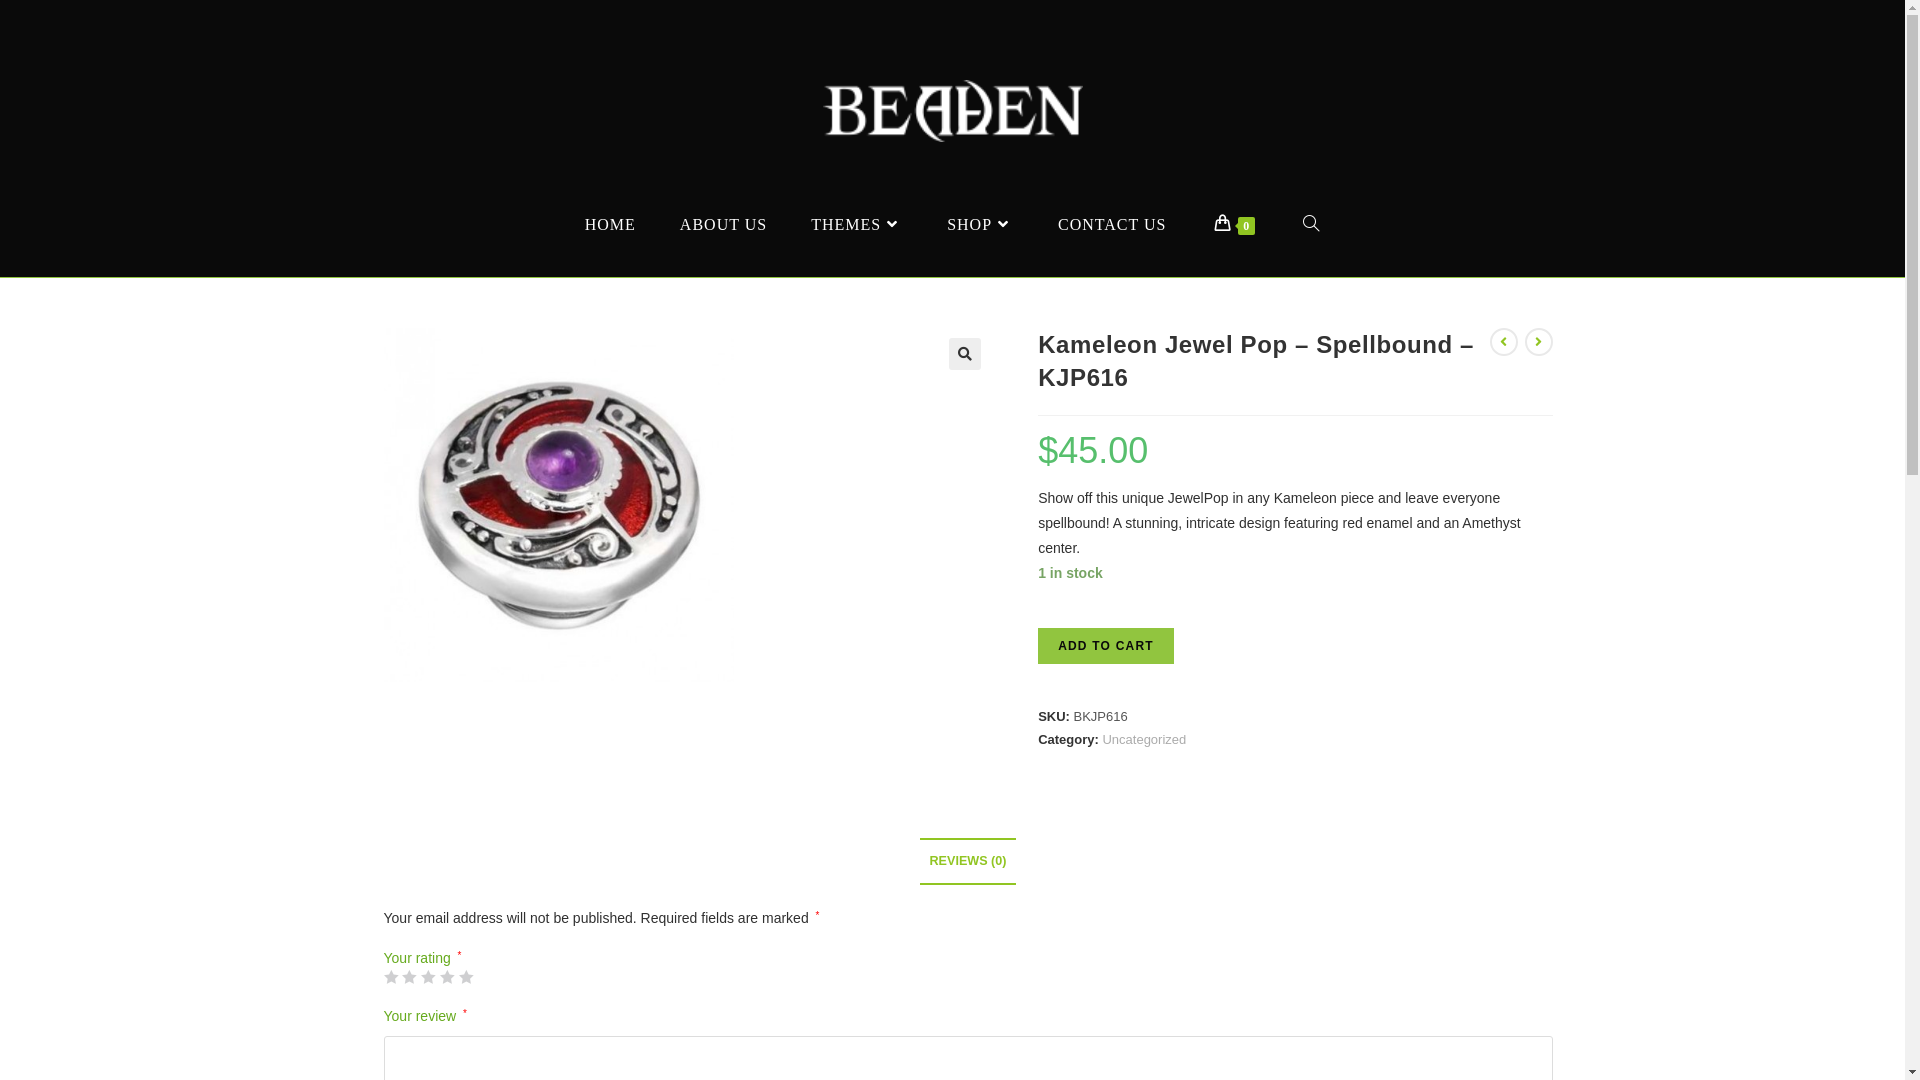 The image size is (1920, 1080). I want to click on 'SHOP', so click(980, 224).